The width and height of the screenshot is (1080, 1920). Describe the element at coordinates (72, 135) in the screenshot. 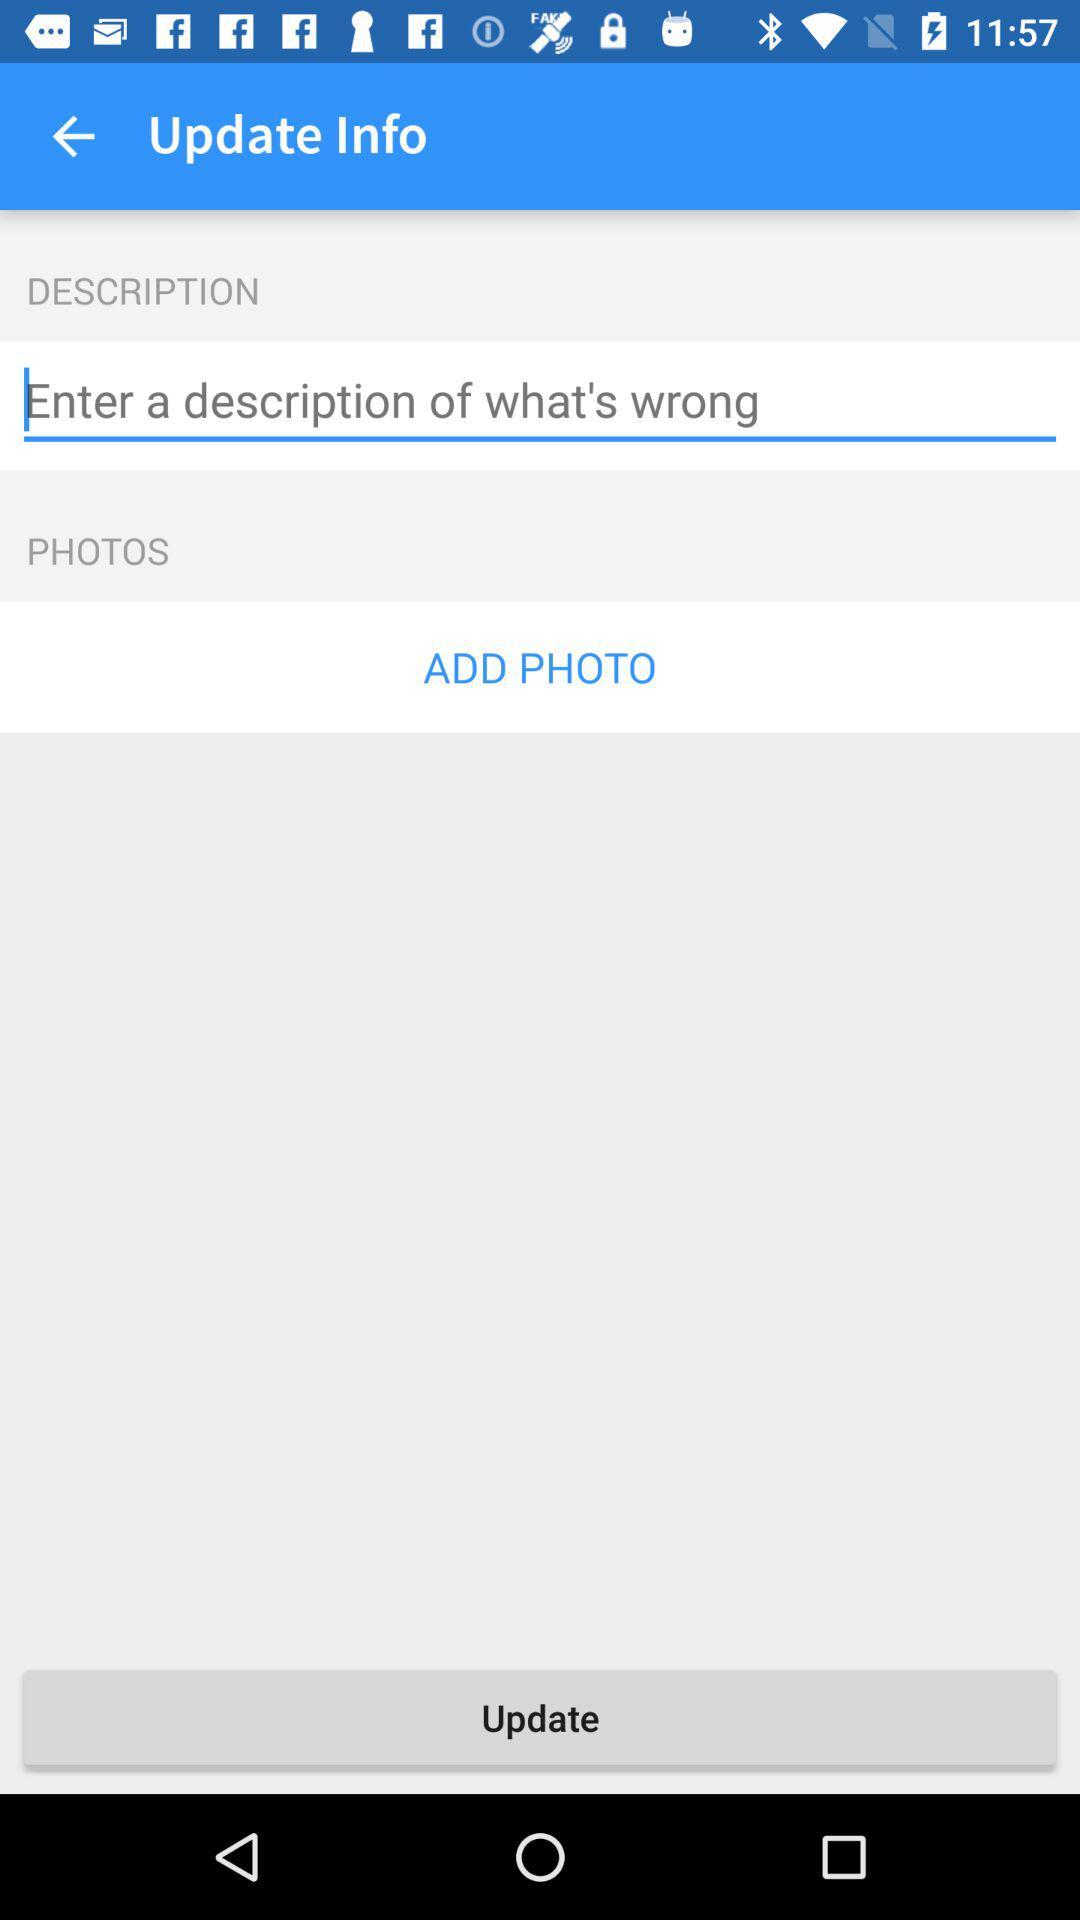

I see `the item to the left of update info` at that location.